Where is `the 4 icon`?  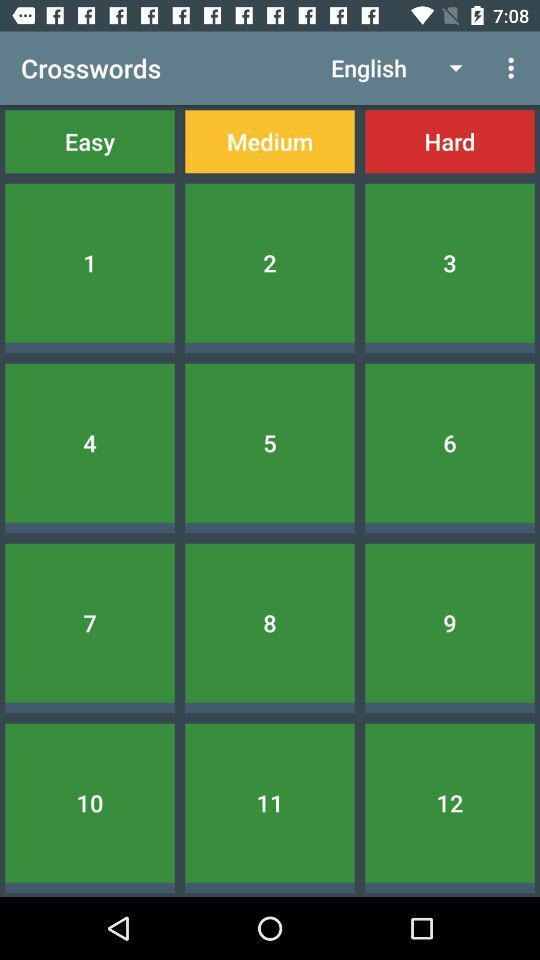
the 4 icon is located at coordinates (89, 443).